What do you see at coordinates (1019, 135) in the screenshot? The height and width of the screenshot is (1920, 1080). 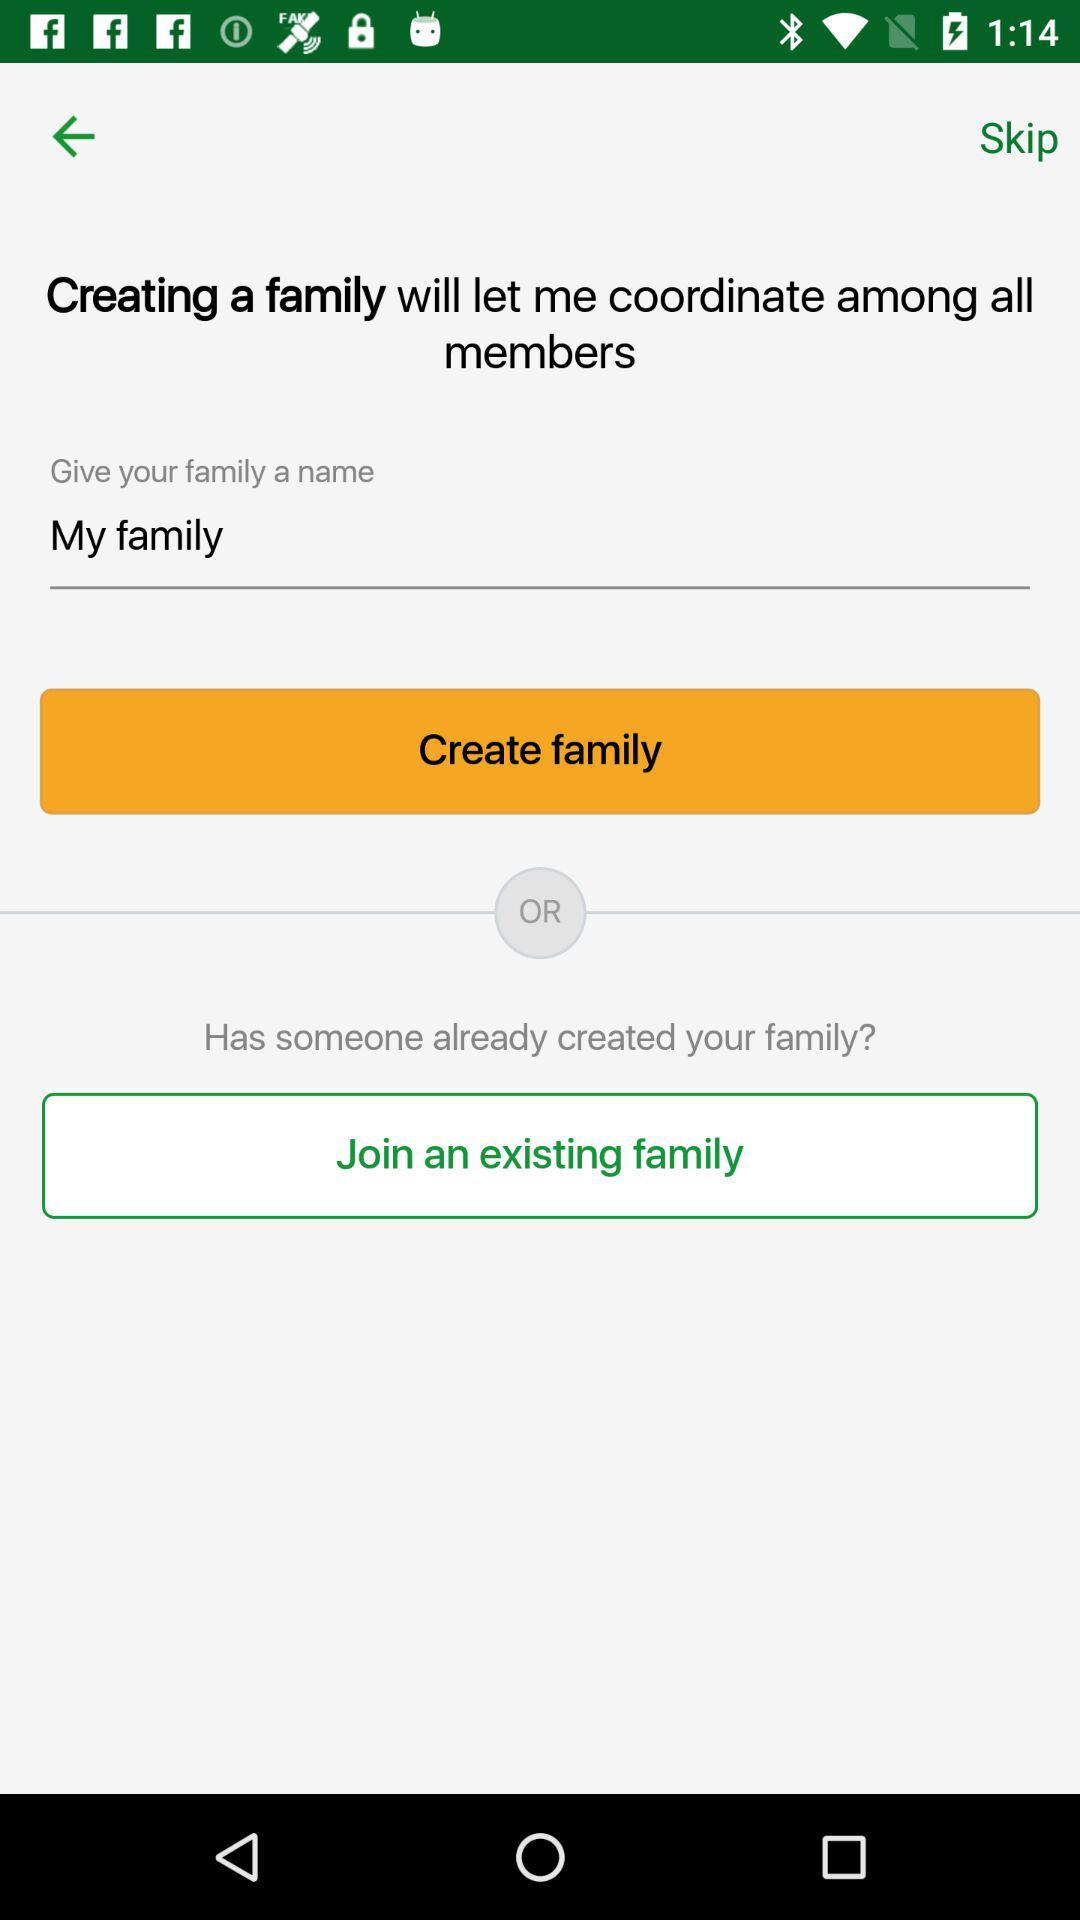 I see `the icon at the top right corner` at bounding box center [1019, 135].